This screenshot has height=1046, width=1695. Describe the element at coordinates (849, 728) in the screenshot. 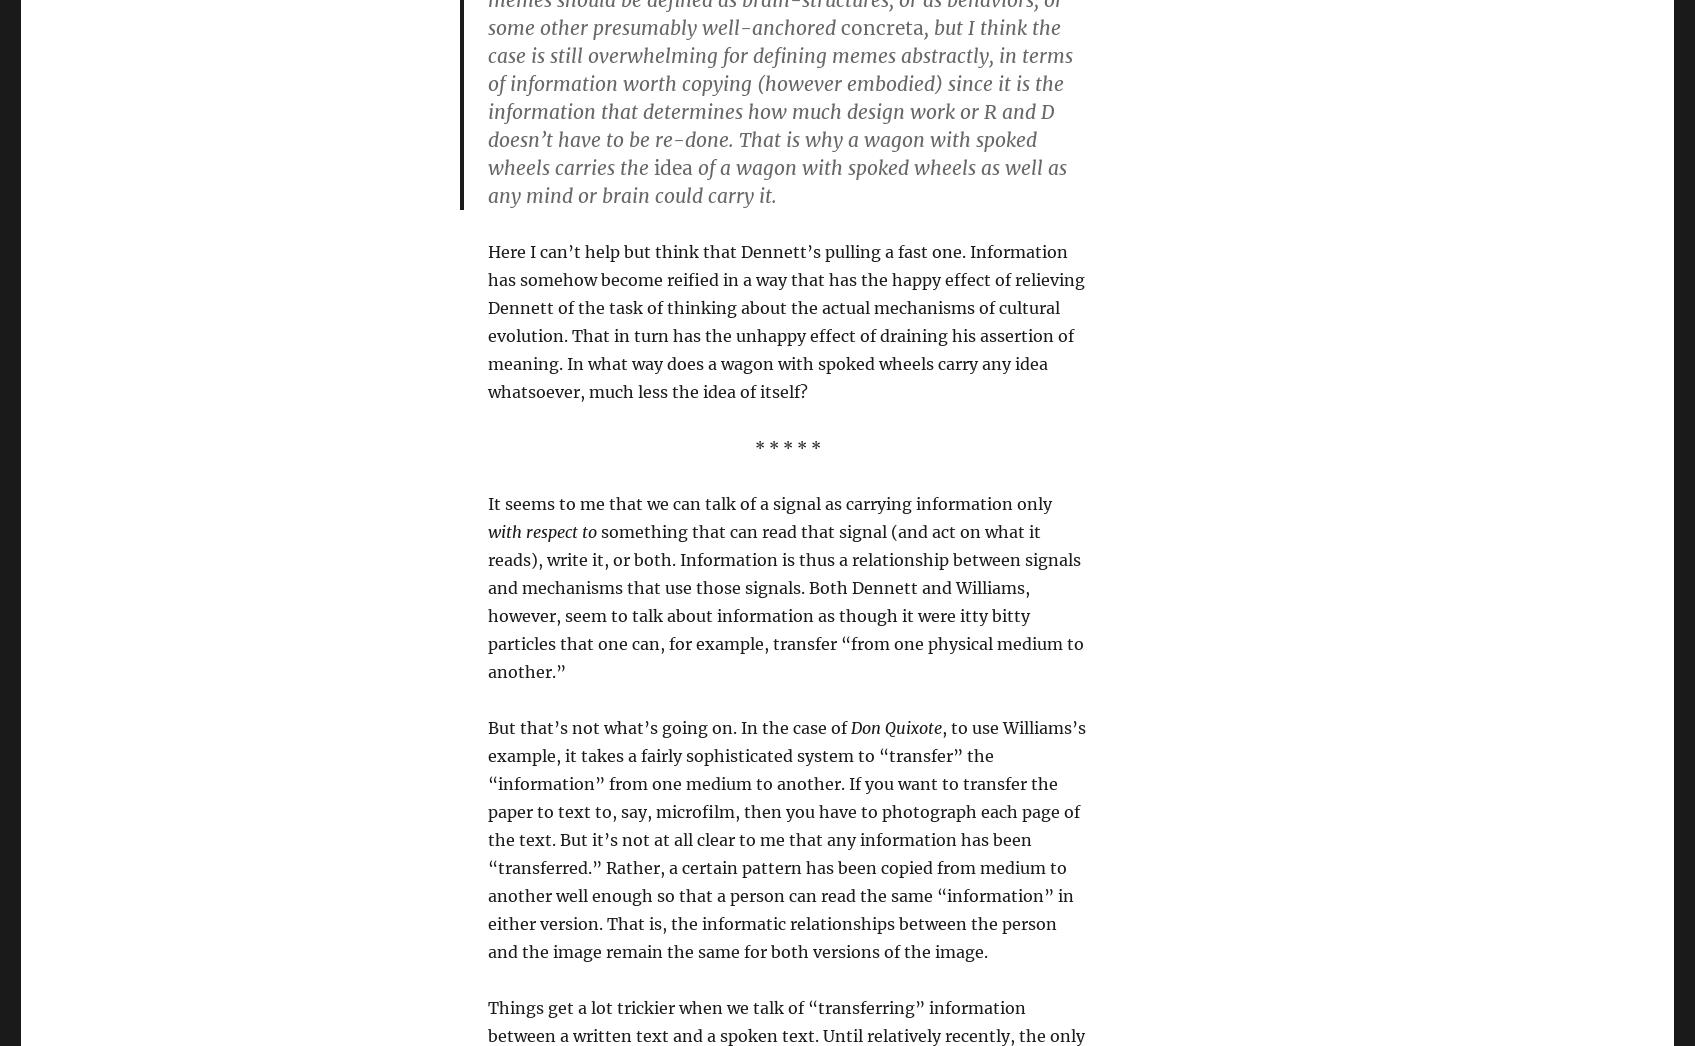

I see `'Don Quixote'` at that location.